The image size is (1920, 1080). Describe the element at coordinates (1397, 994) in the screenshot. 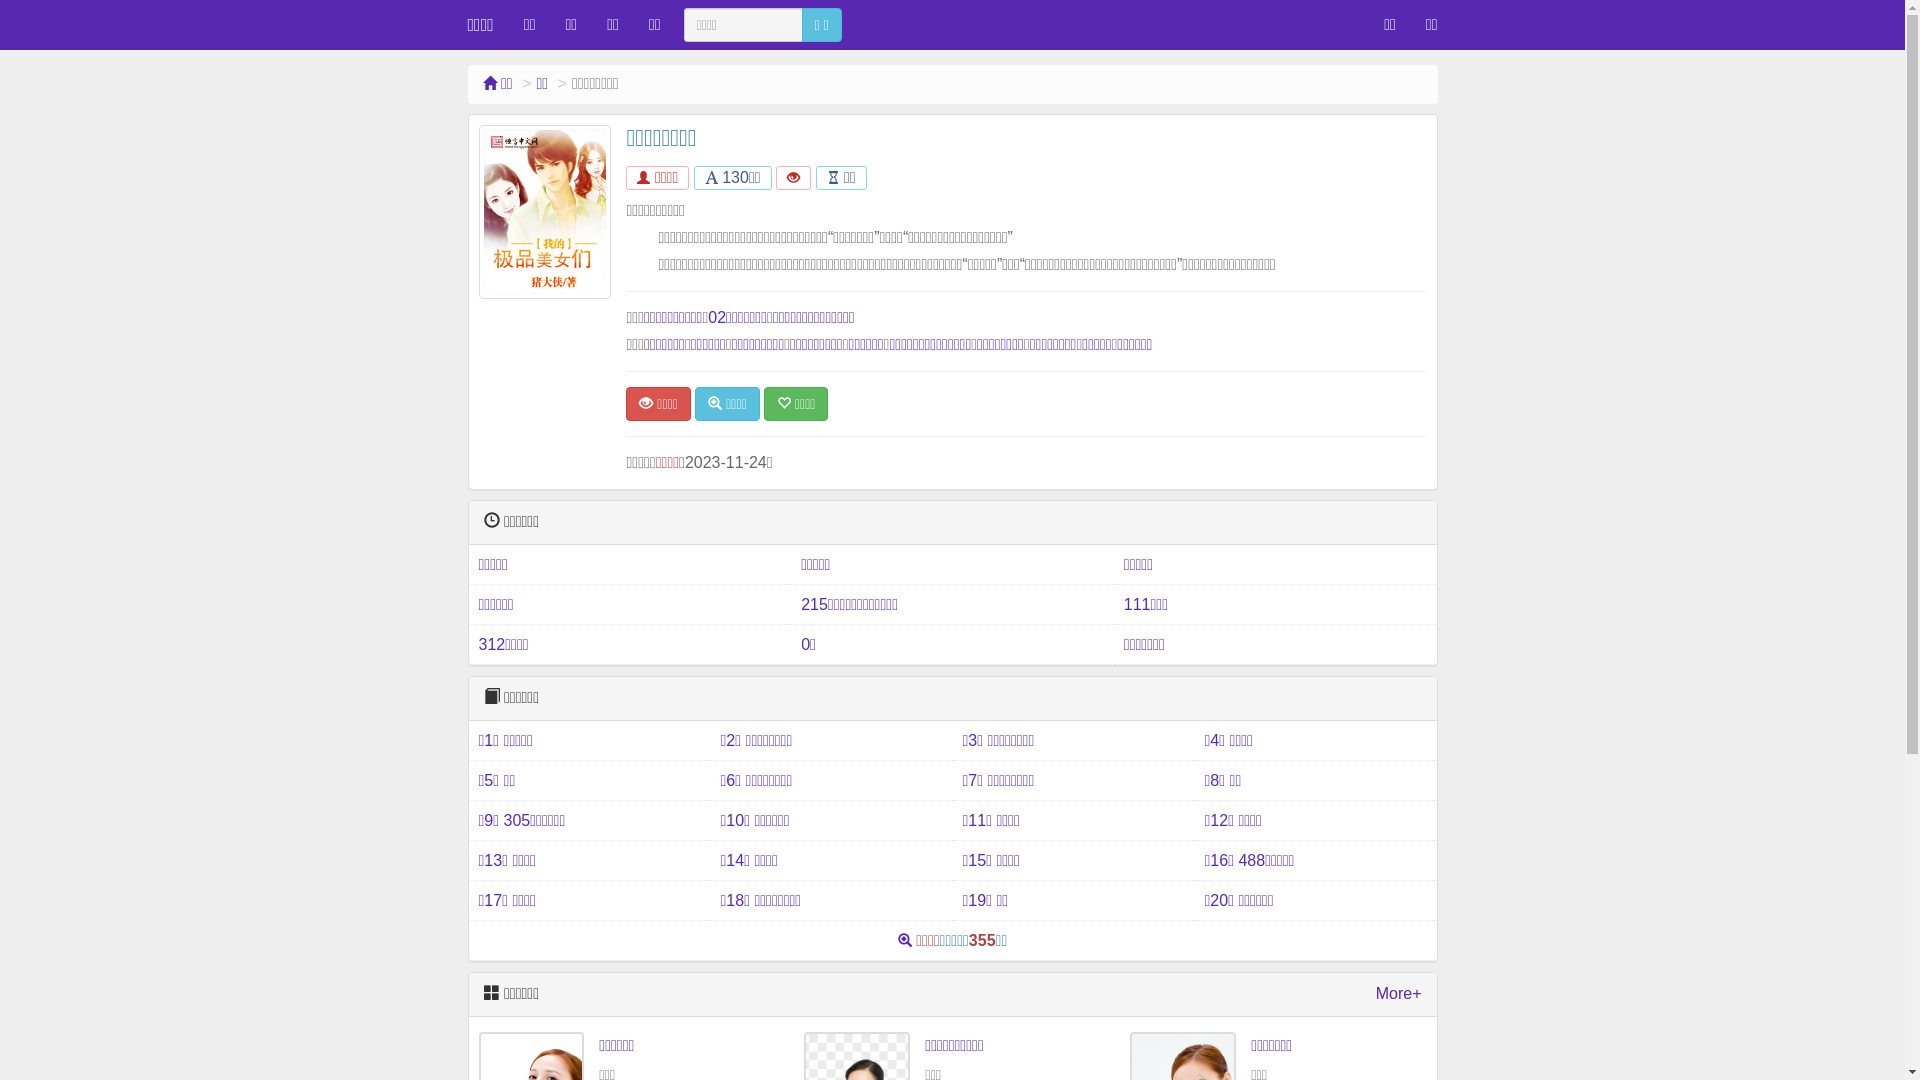

I see `'More+'` at that location.